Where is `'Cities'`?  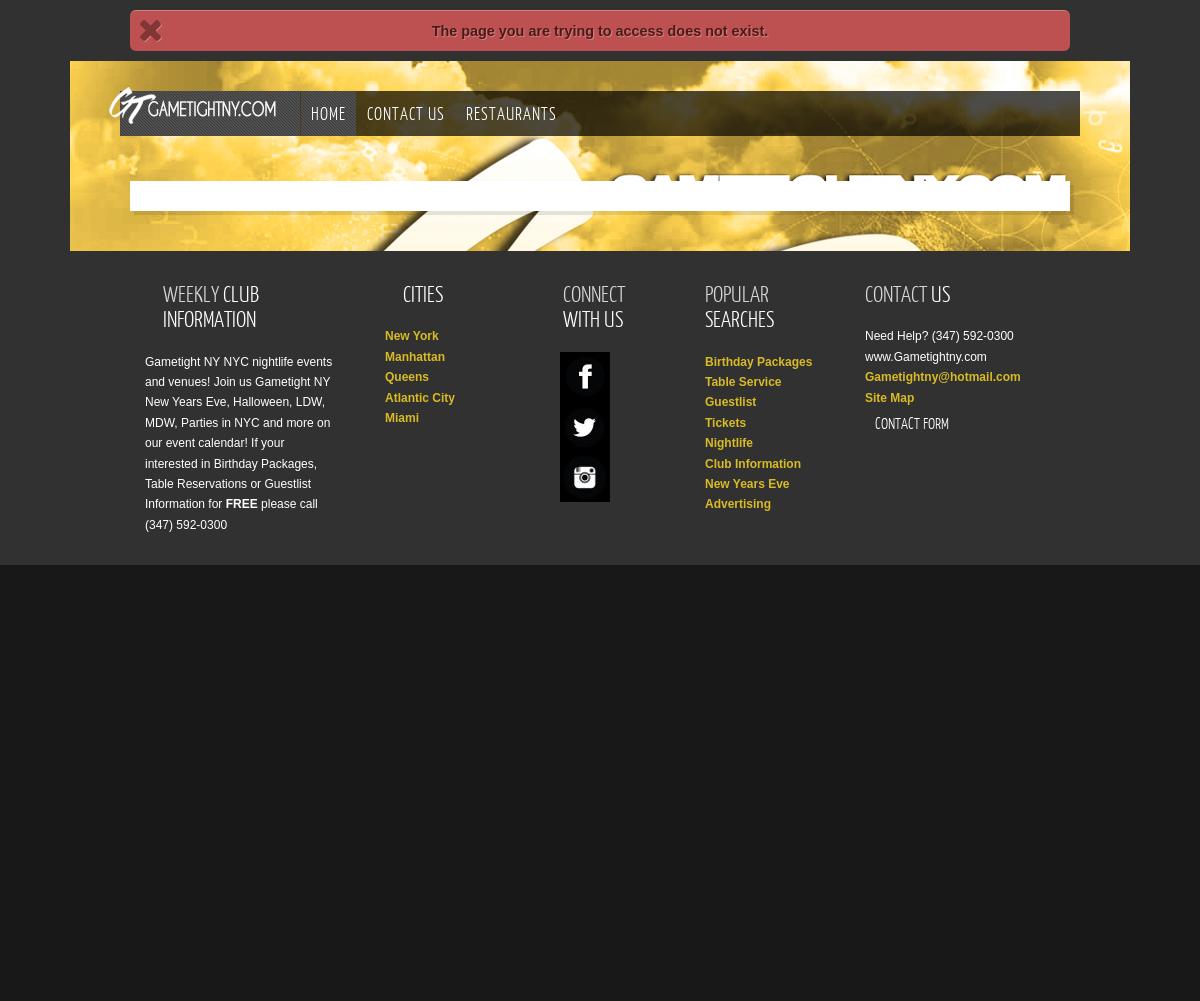
'Cities' is located at coordinates (402, 293).